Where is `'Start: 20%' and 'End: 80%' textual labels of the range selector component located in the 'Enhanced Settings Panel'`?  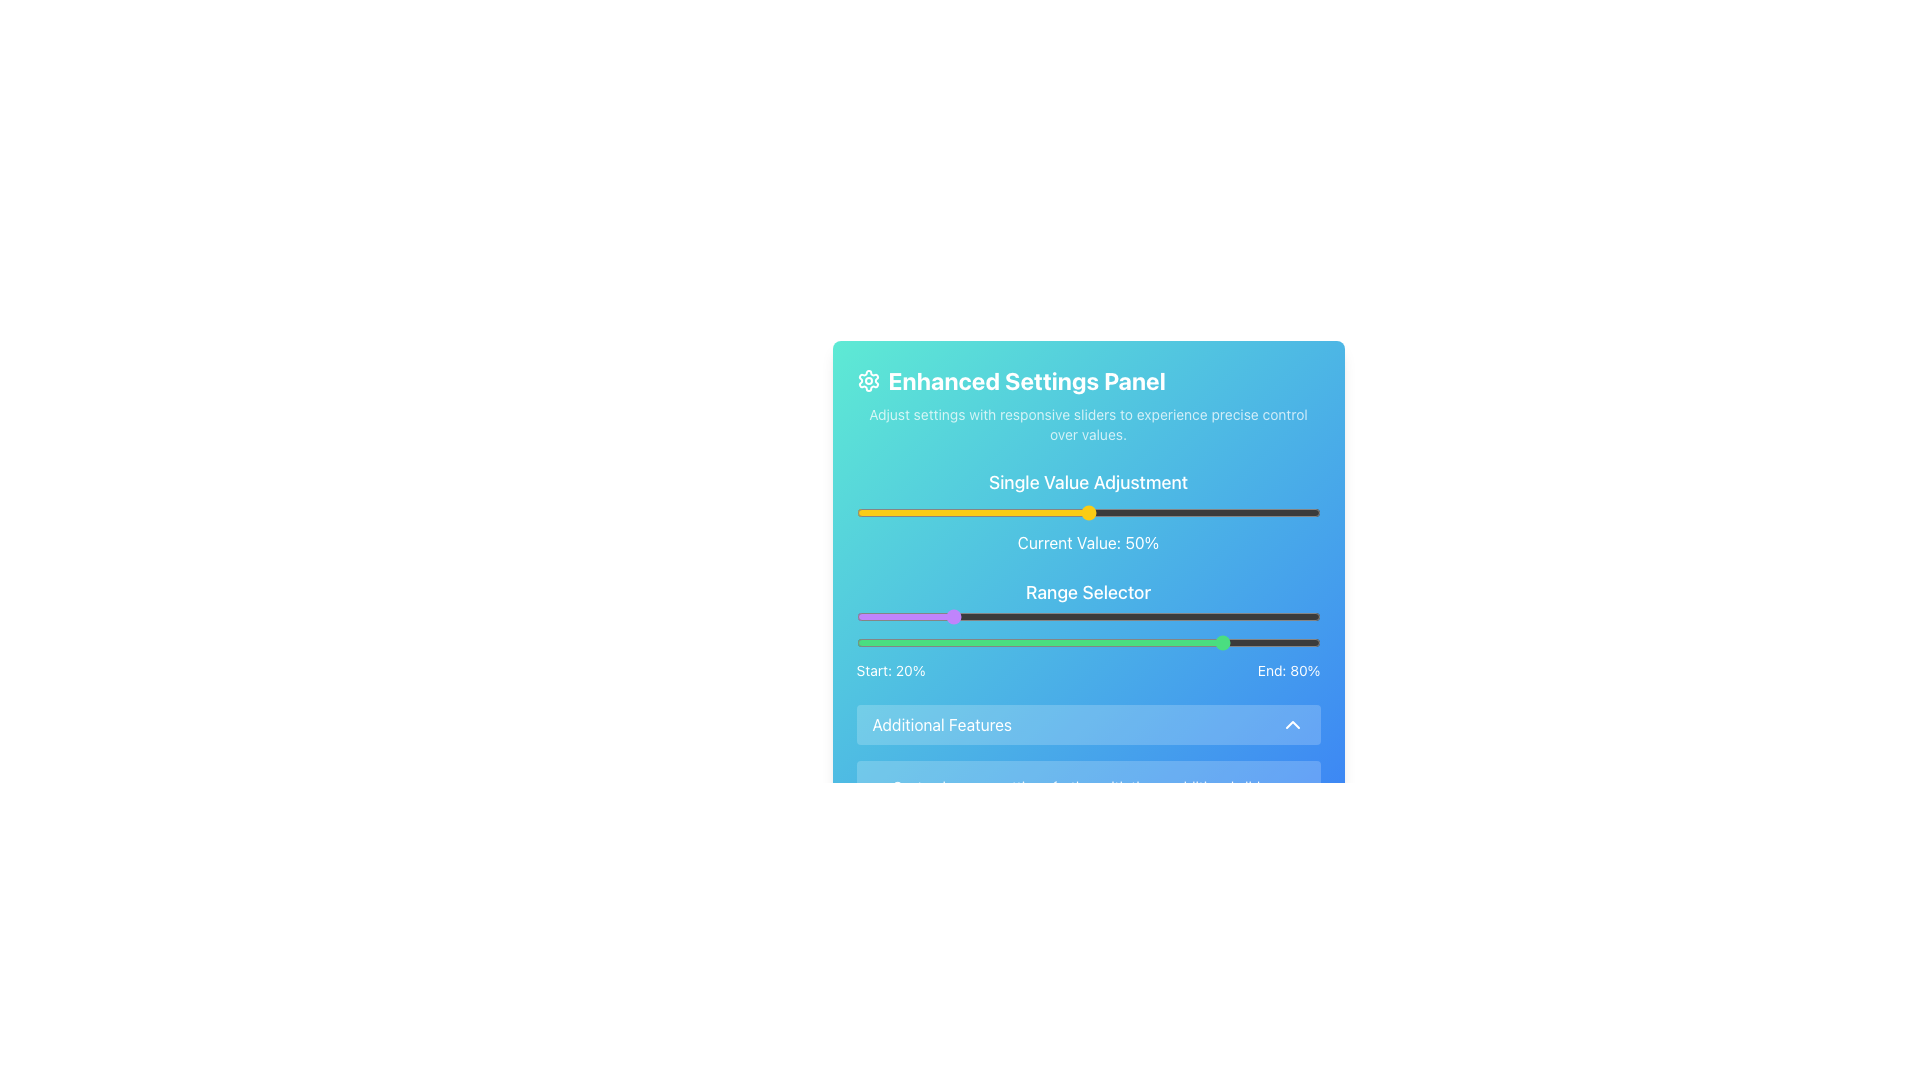 'Start: 20%' and 'End: 80%' textual labels of the range selector component located in the 'Enhanced Settings Panel' is located at coordinates (1087, 628).